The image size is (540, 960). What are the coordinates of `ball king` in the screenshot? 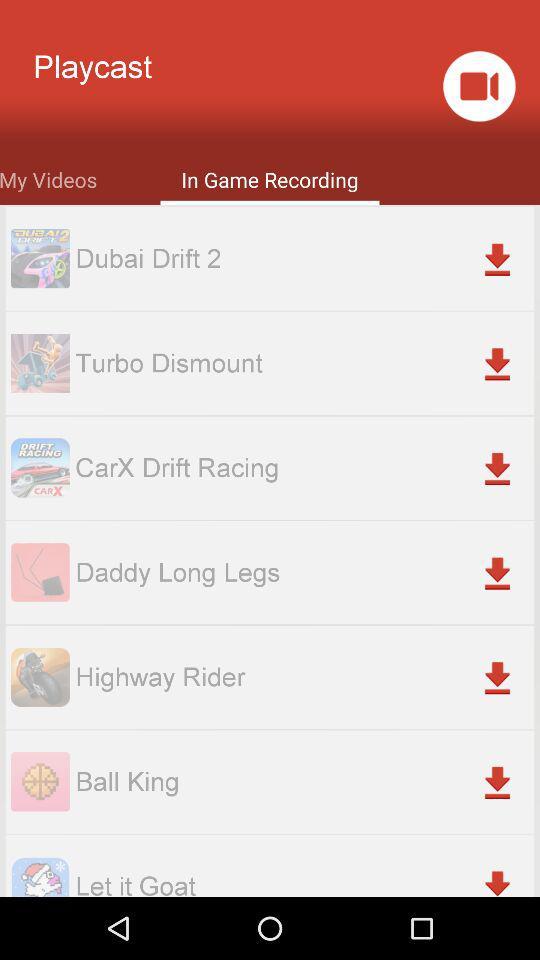 It's located at (303, 781).